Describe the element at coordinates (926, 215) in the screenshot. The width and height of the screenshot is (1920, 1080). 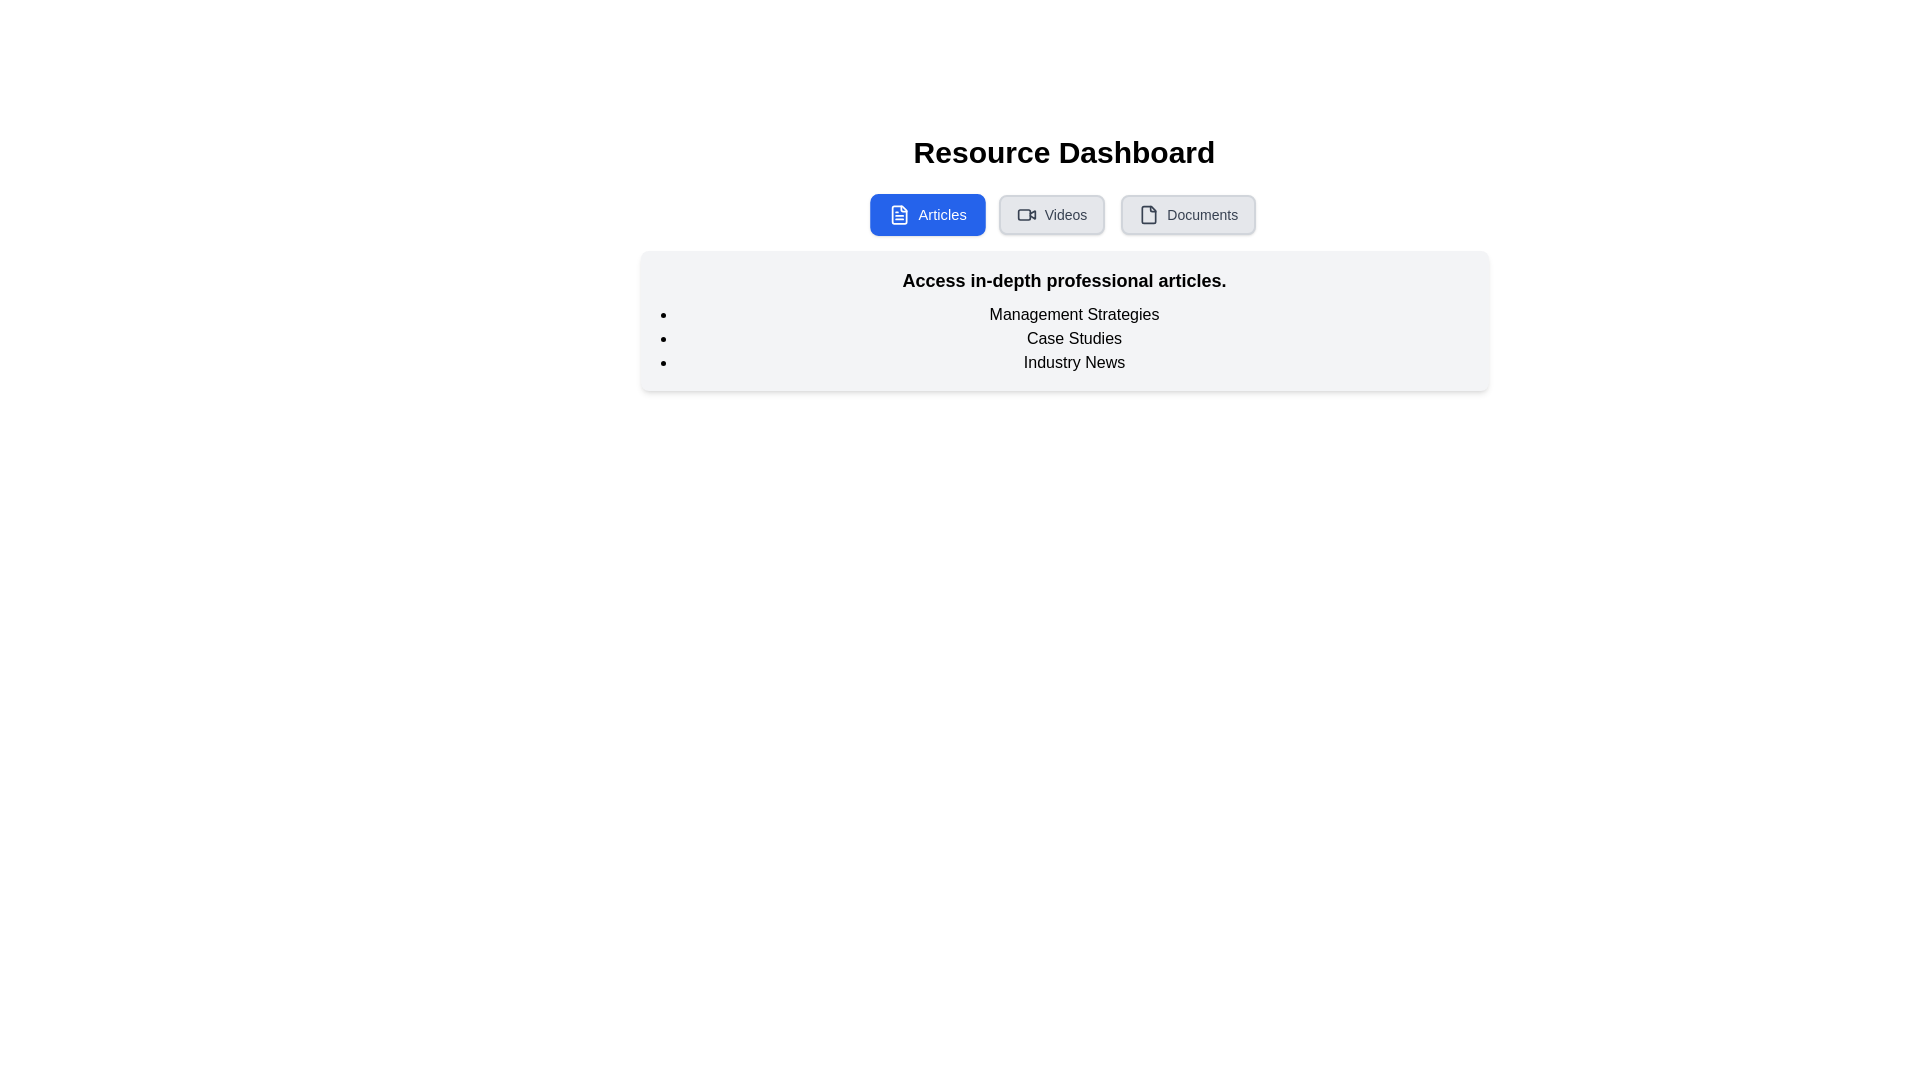
I see `the 'Articles' navigation tab in the Resource Dashboard` at that location.